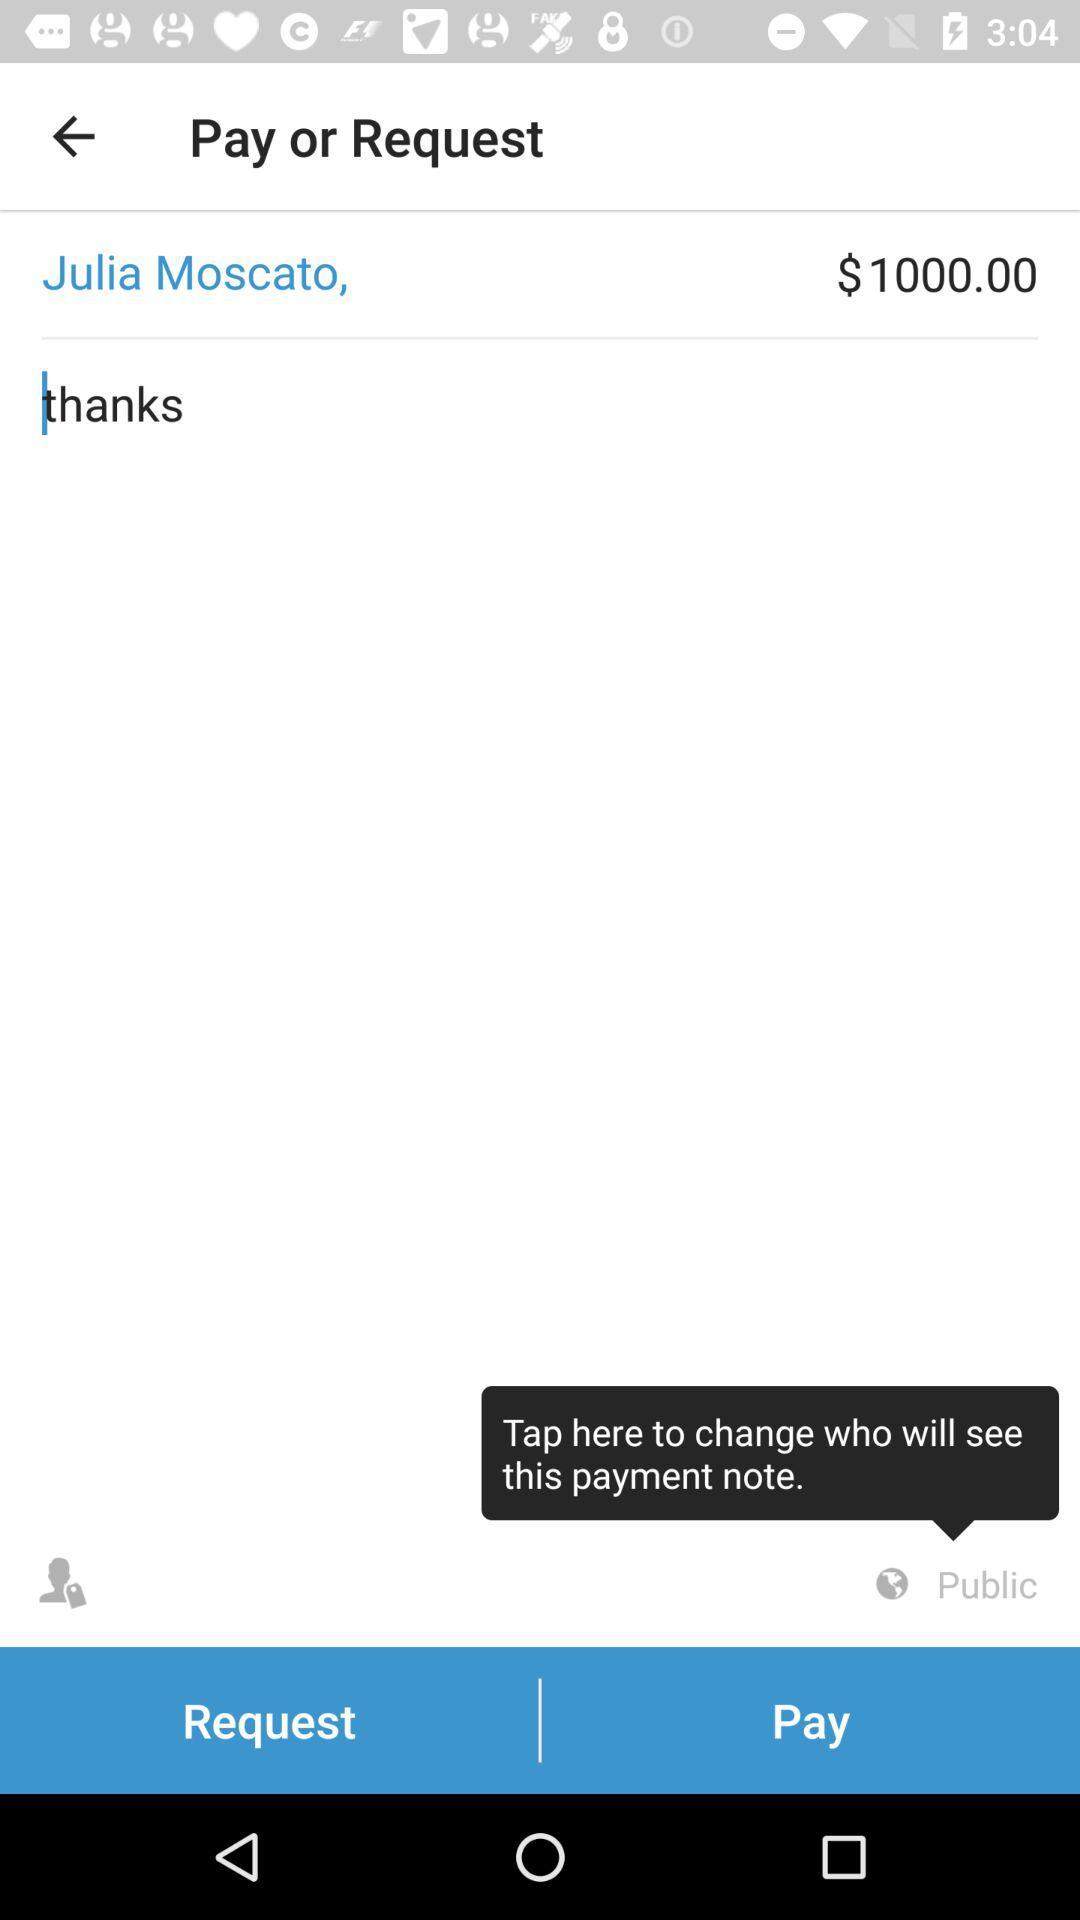 The image size is (1080, 1920). Describe the element at coordinates (72, 135) in the screenshot. I see `icon at the top left corner` at that location.